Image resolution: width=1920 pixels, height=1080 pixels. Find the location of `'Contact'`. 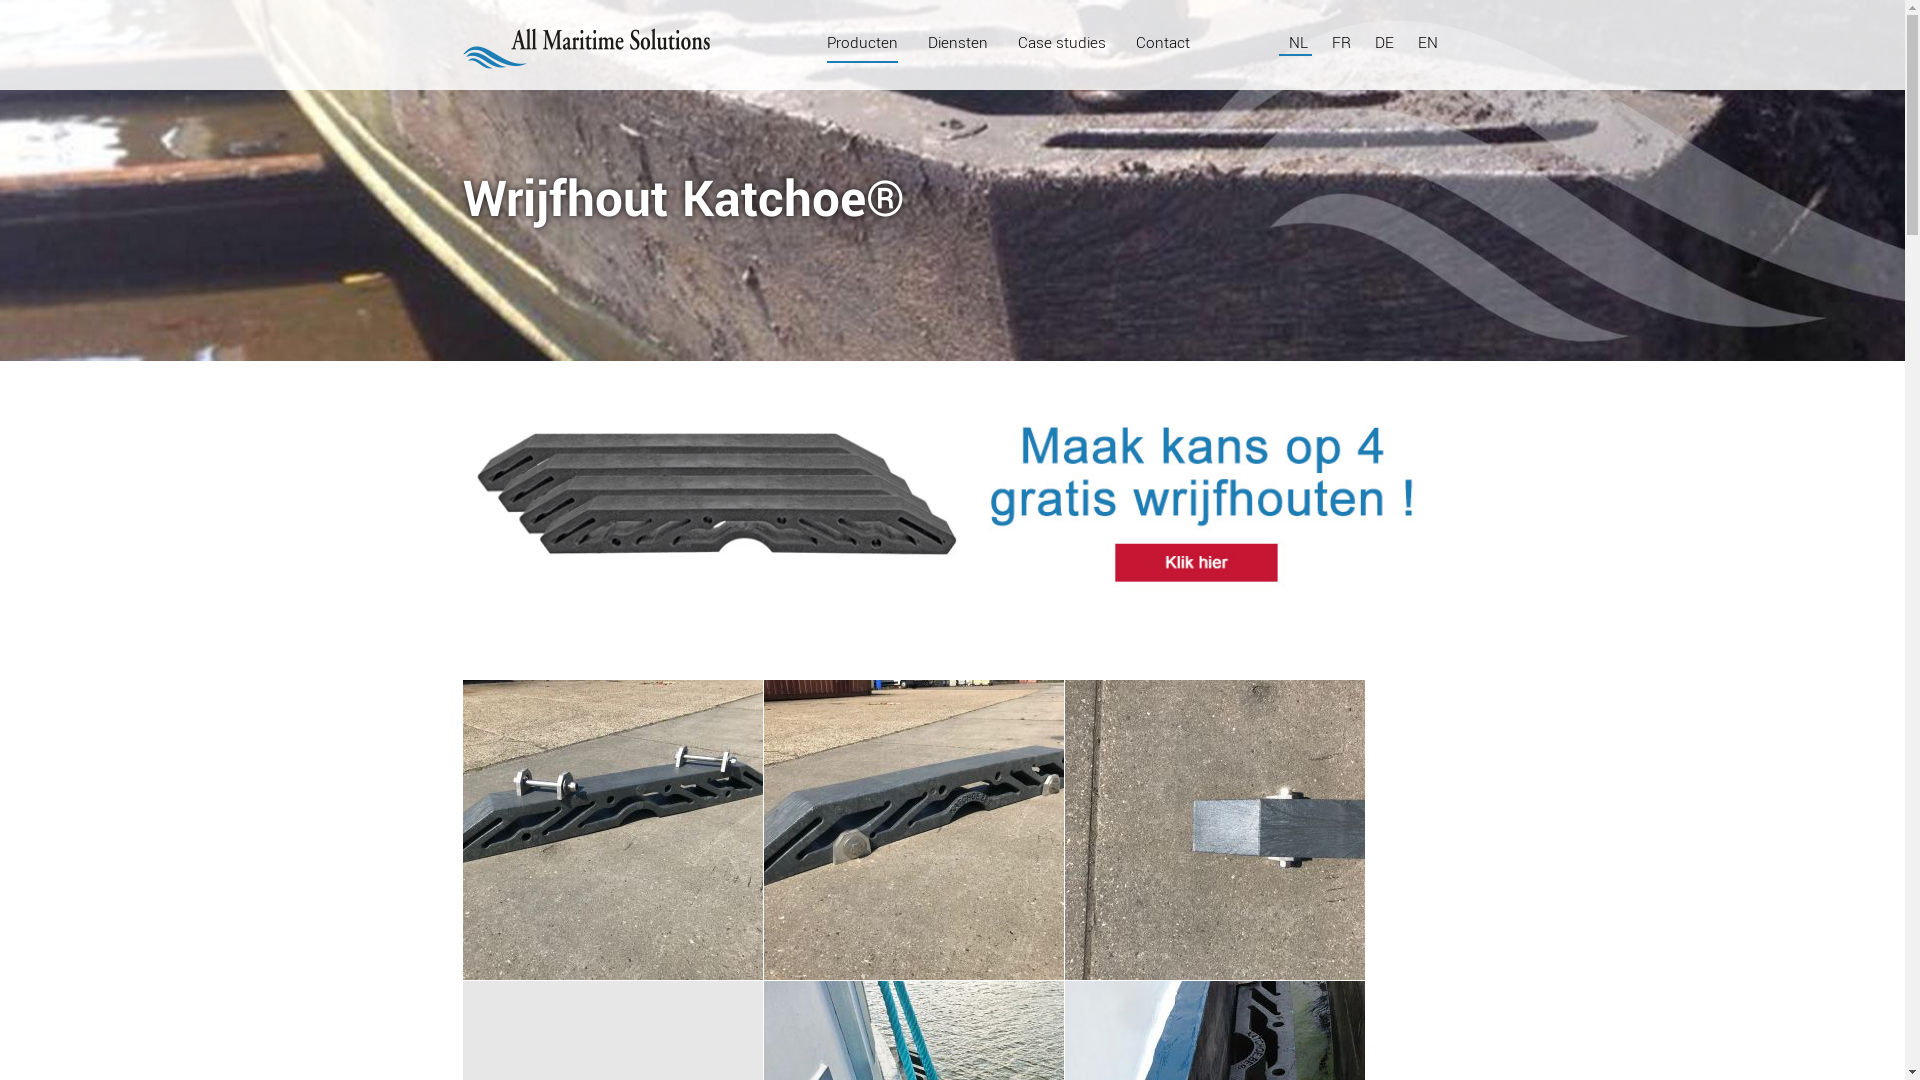

'Contact' is located at coordinates (1162, 42).